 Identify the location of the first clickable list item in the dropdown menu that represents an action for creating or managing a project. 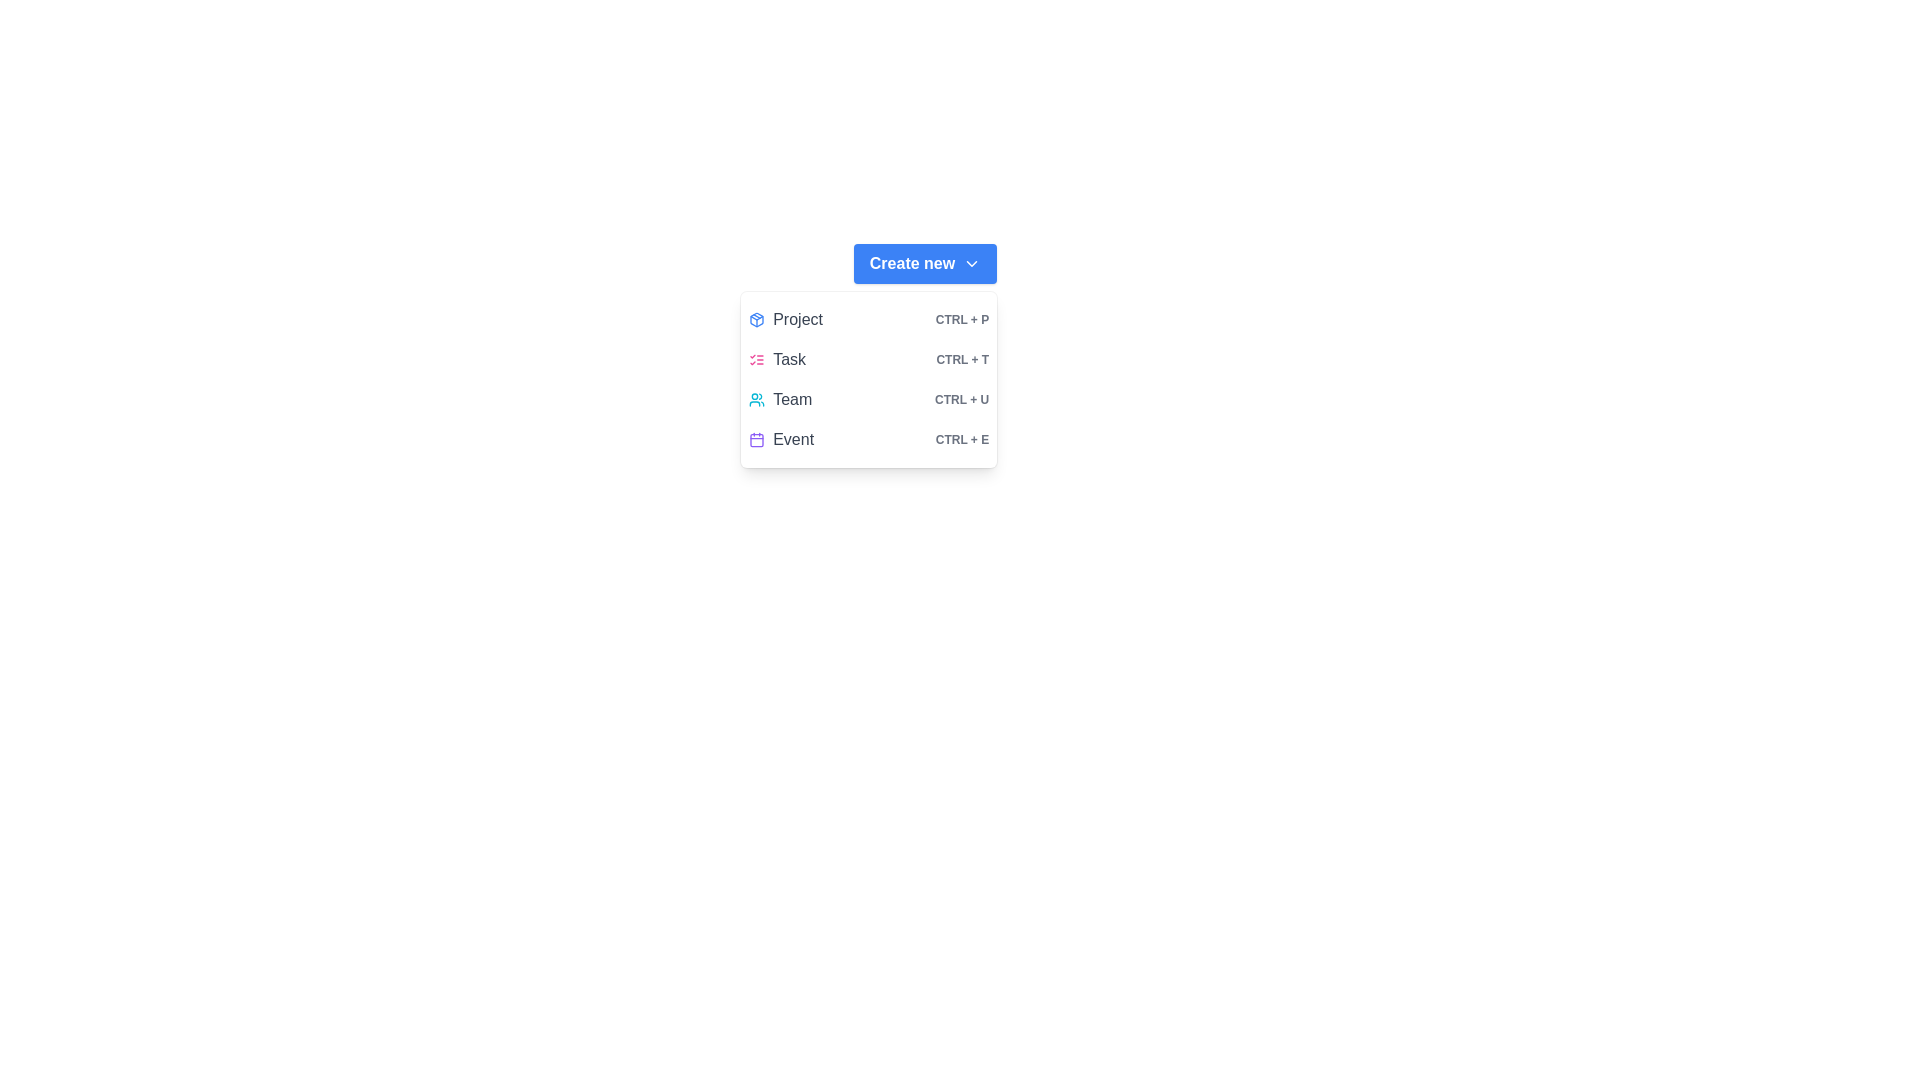
(869, 319).